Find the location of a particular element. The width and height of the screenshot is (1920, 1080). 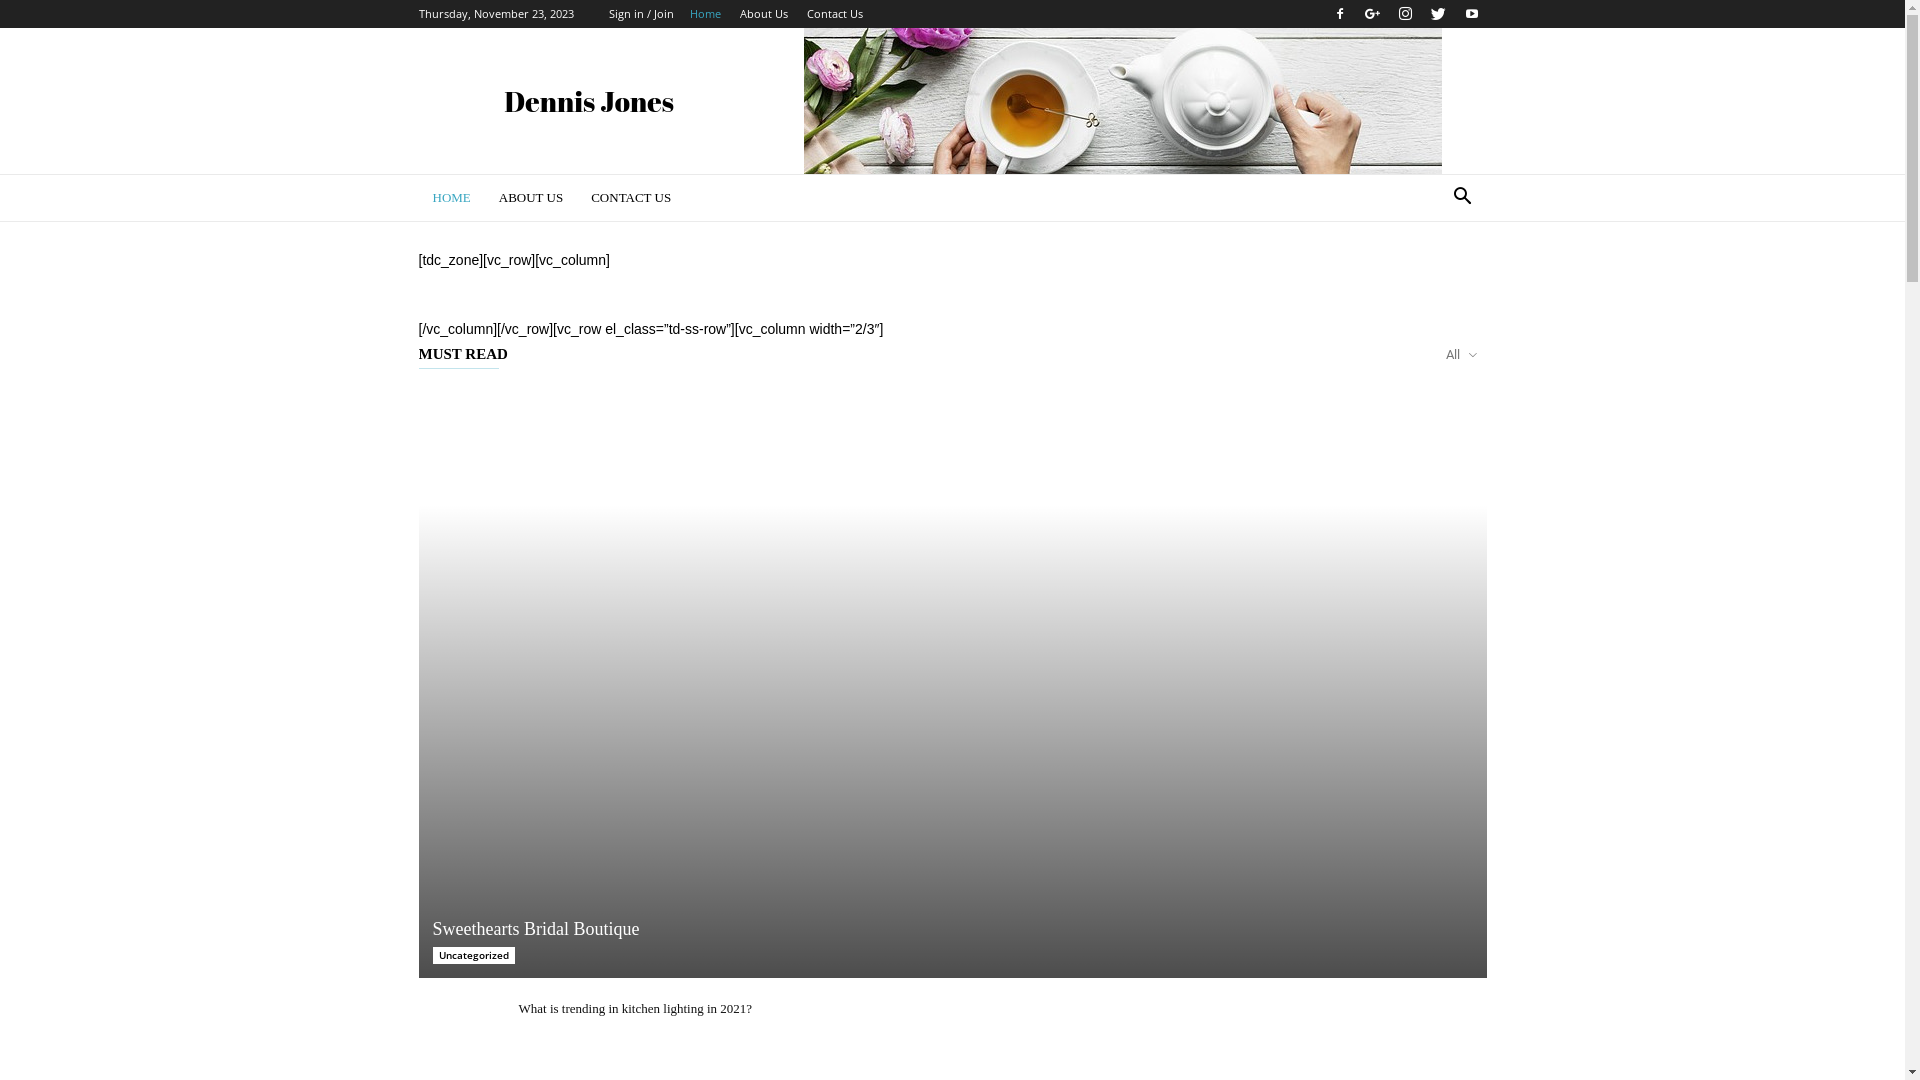

'Home' is located at coordinates (705, 13).